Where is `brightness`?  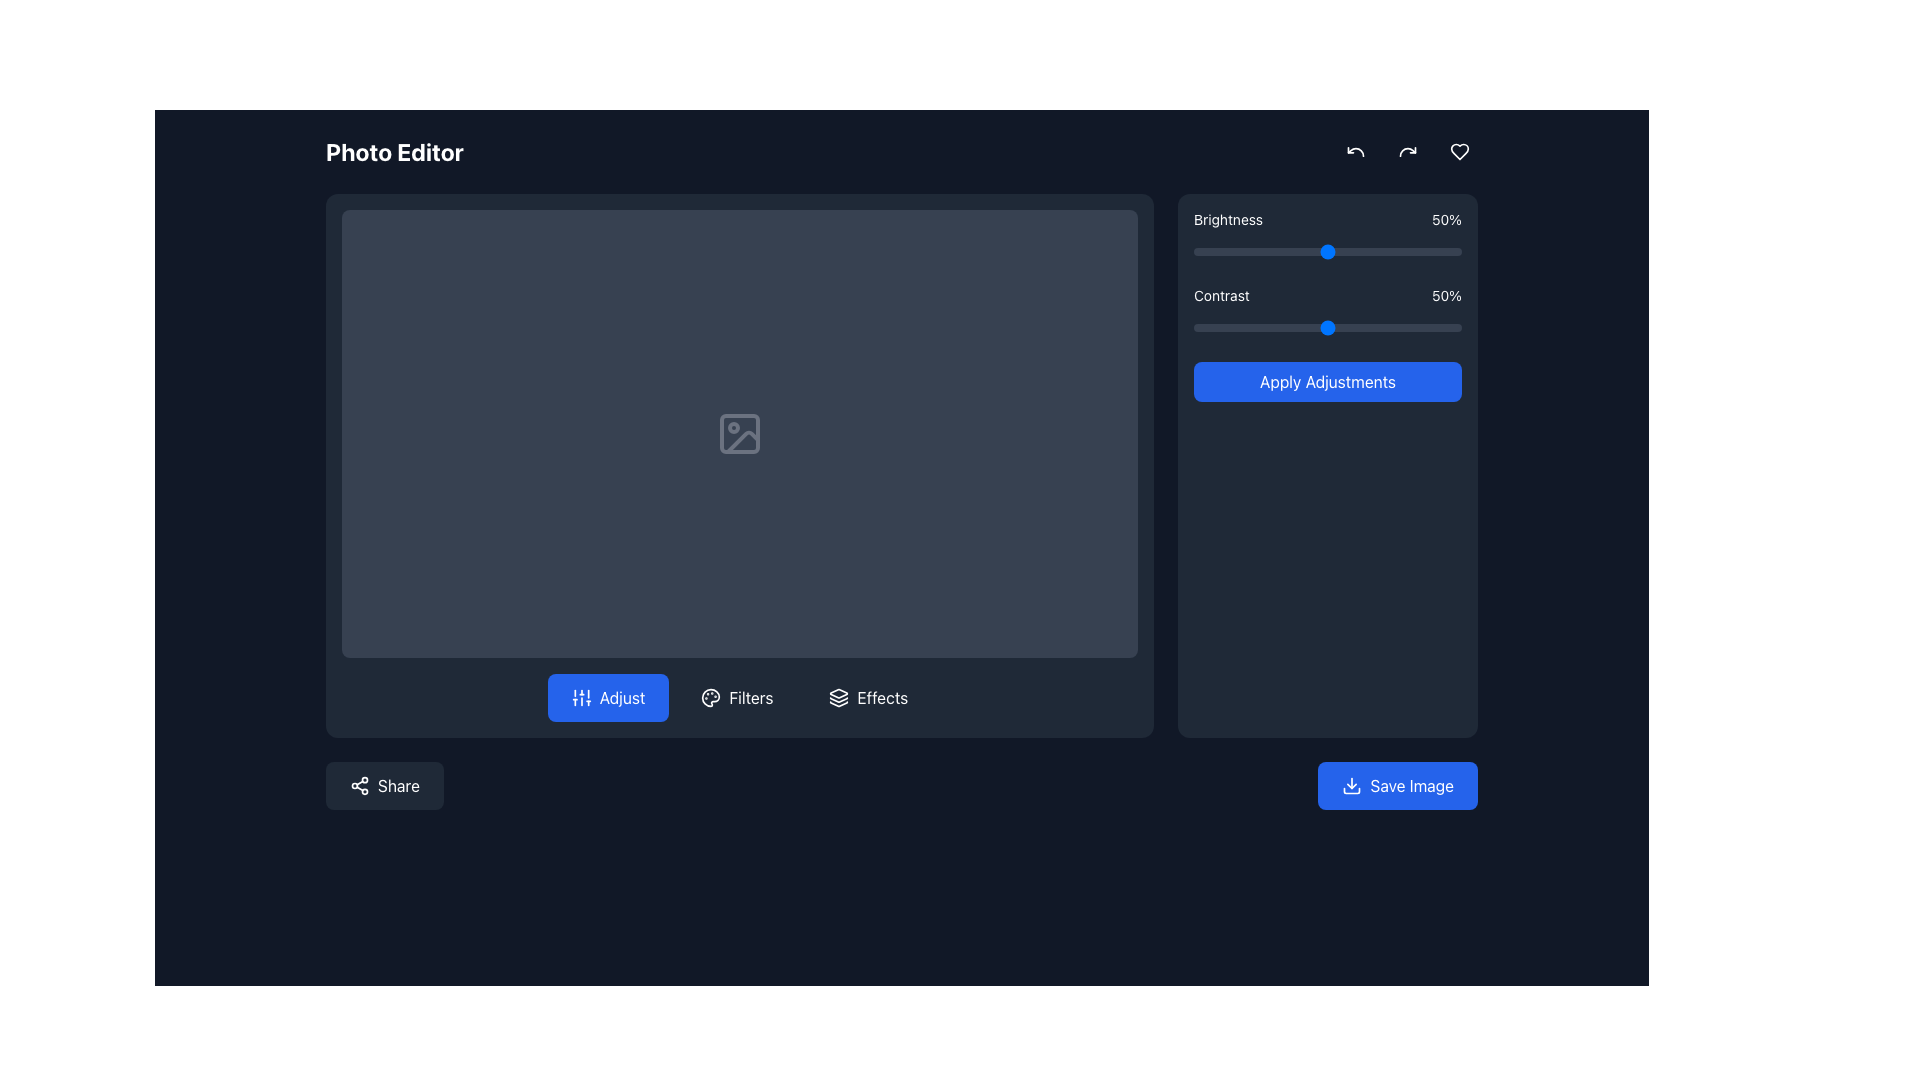
brightness is located at coordinates (1254, 250).